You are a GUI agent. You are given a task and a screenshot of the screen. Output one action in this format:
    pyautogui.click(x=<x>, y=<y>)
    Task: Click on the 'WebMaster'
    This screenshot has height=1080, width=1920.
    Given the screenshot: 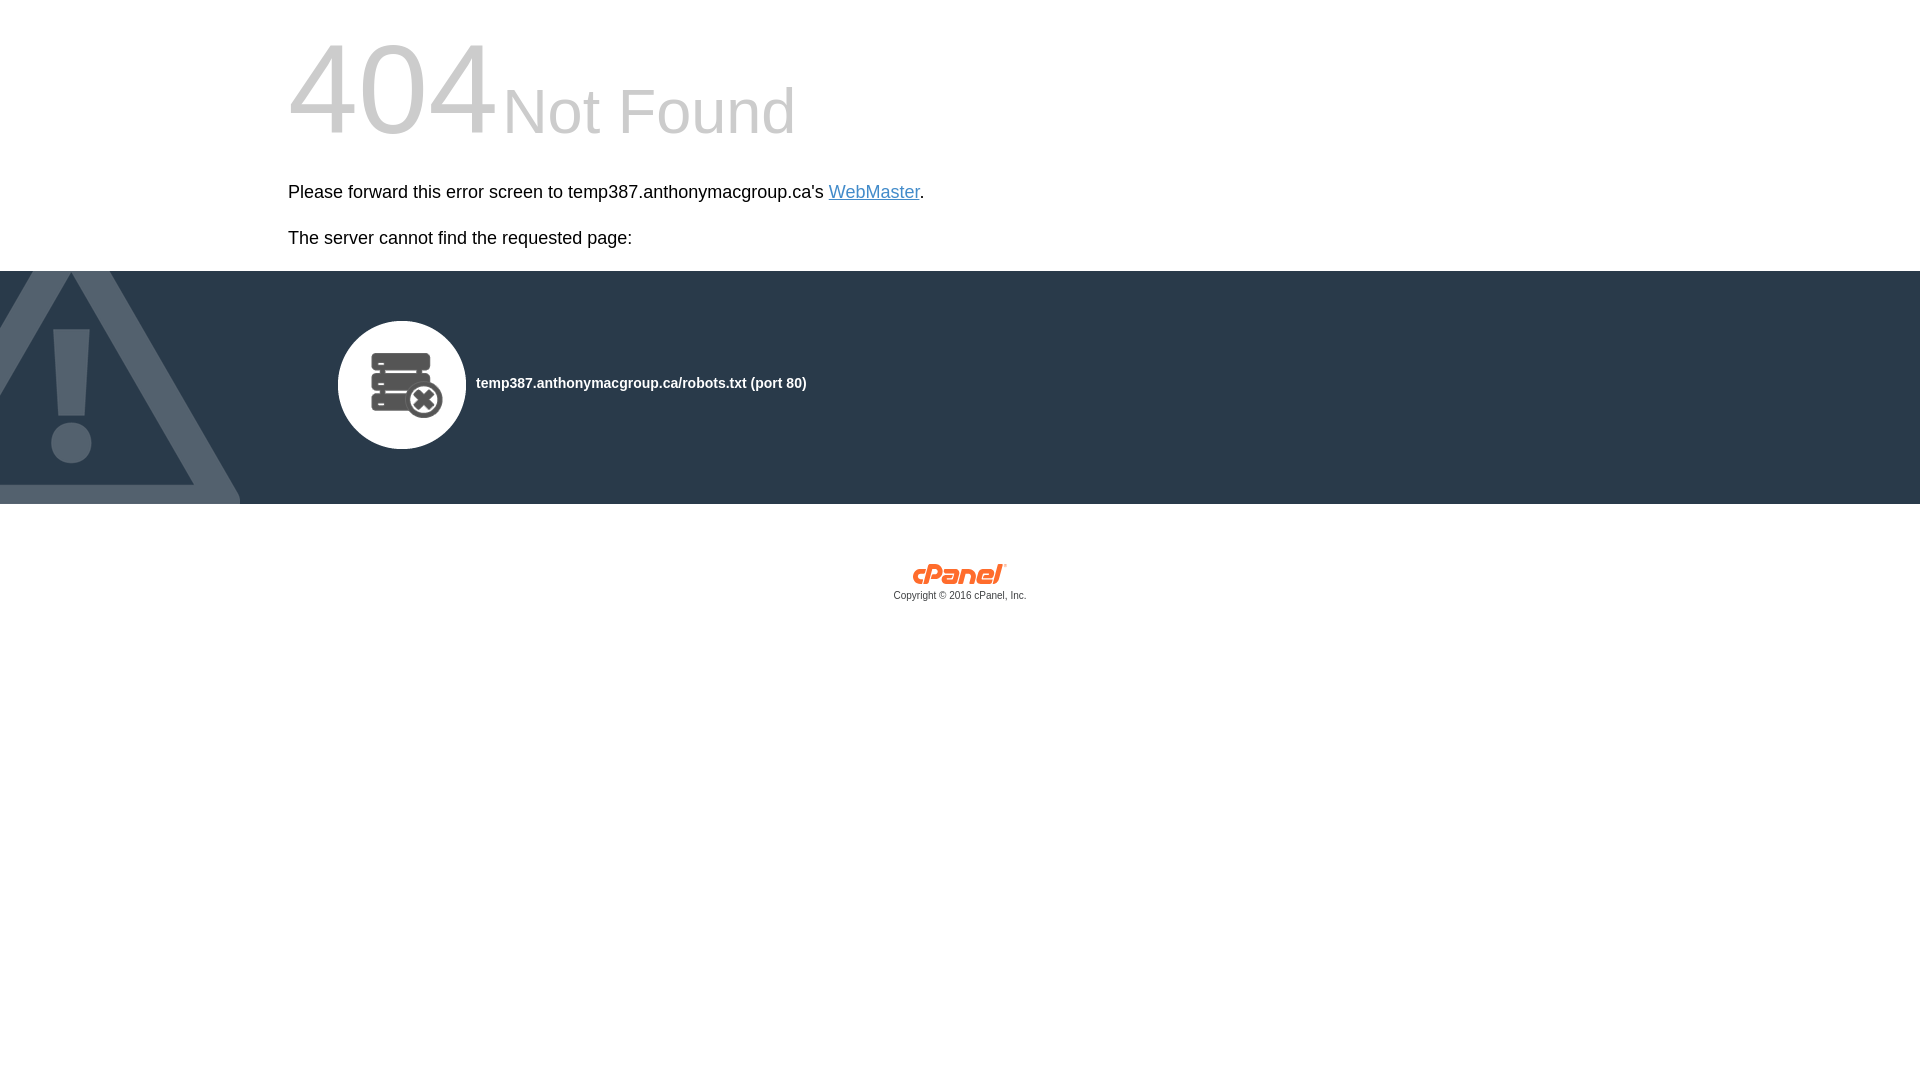 What is the action you would take?
    pyautogui.click(x=829, y=192)
    